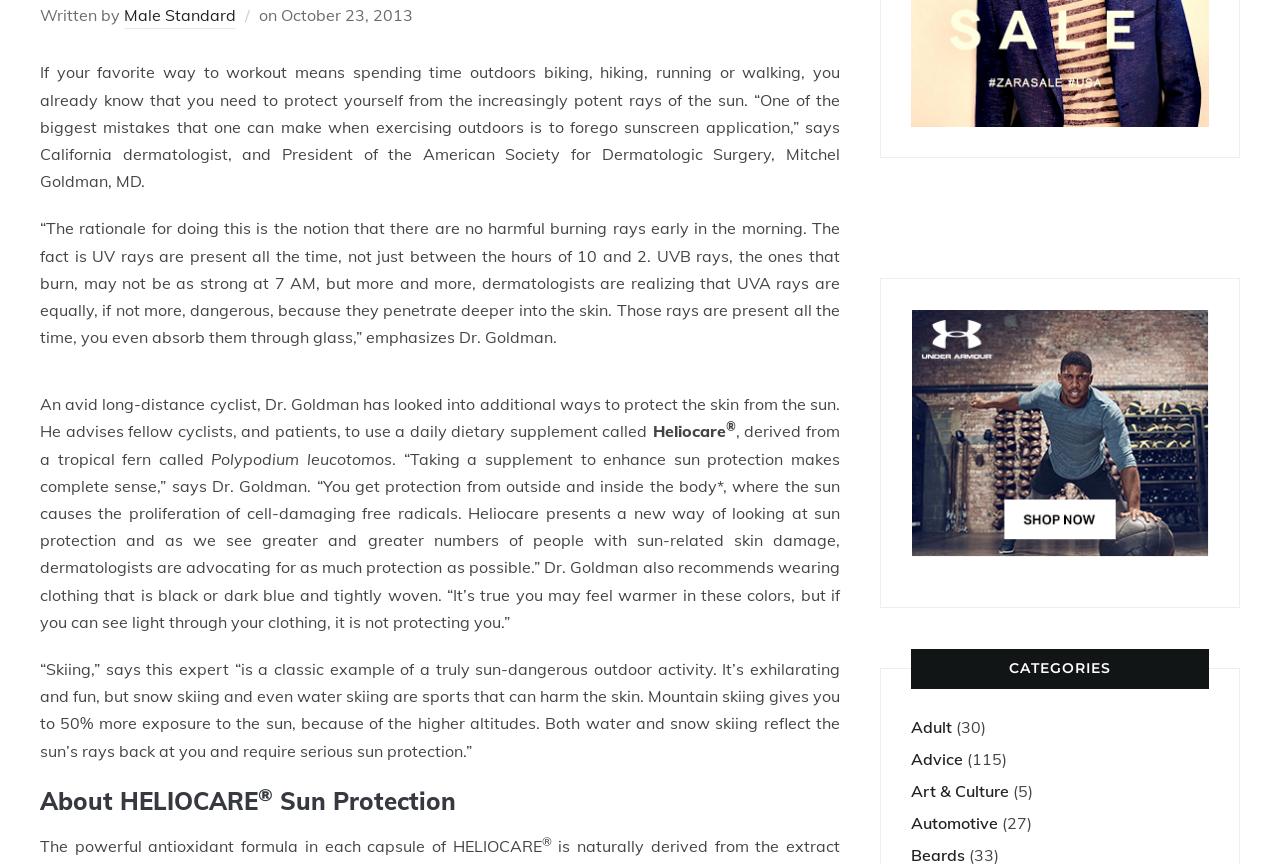  I want to click on '(5)', so click(1021, 789).